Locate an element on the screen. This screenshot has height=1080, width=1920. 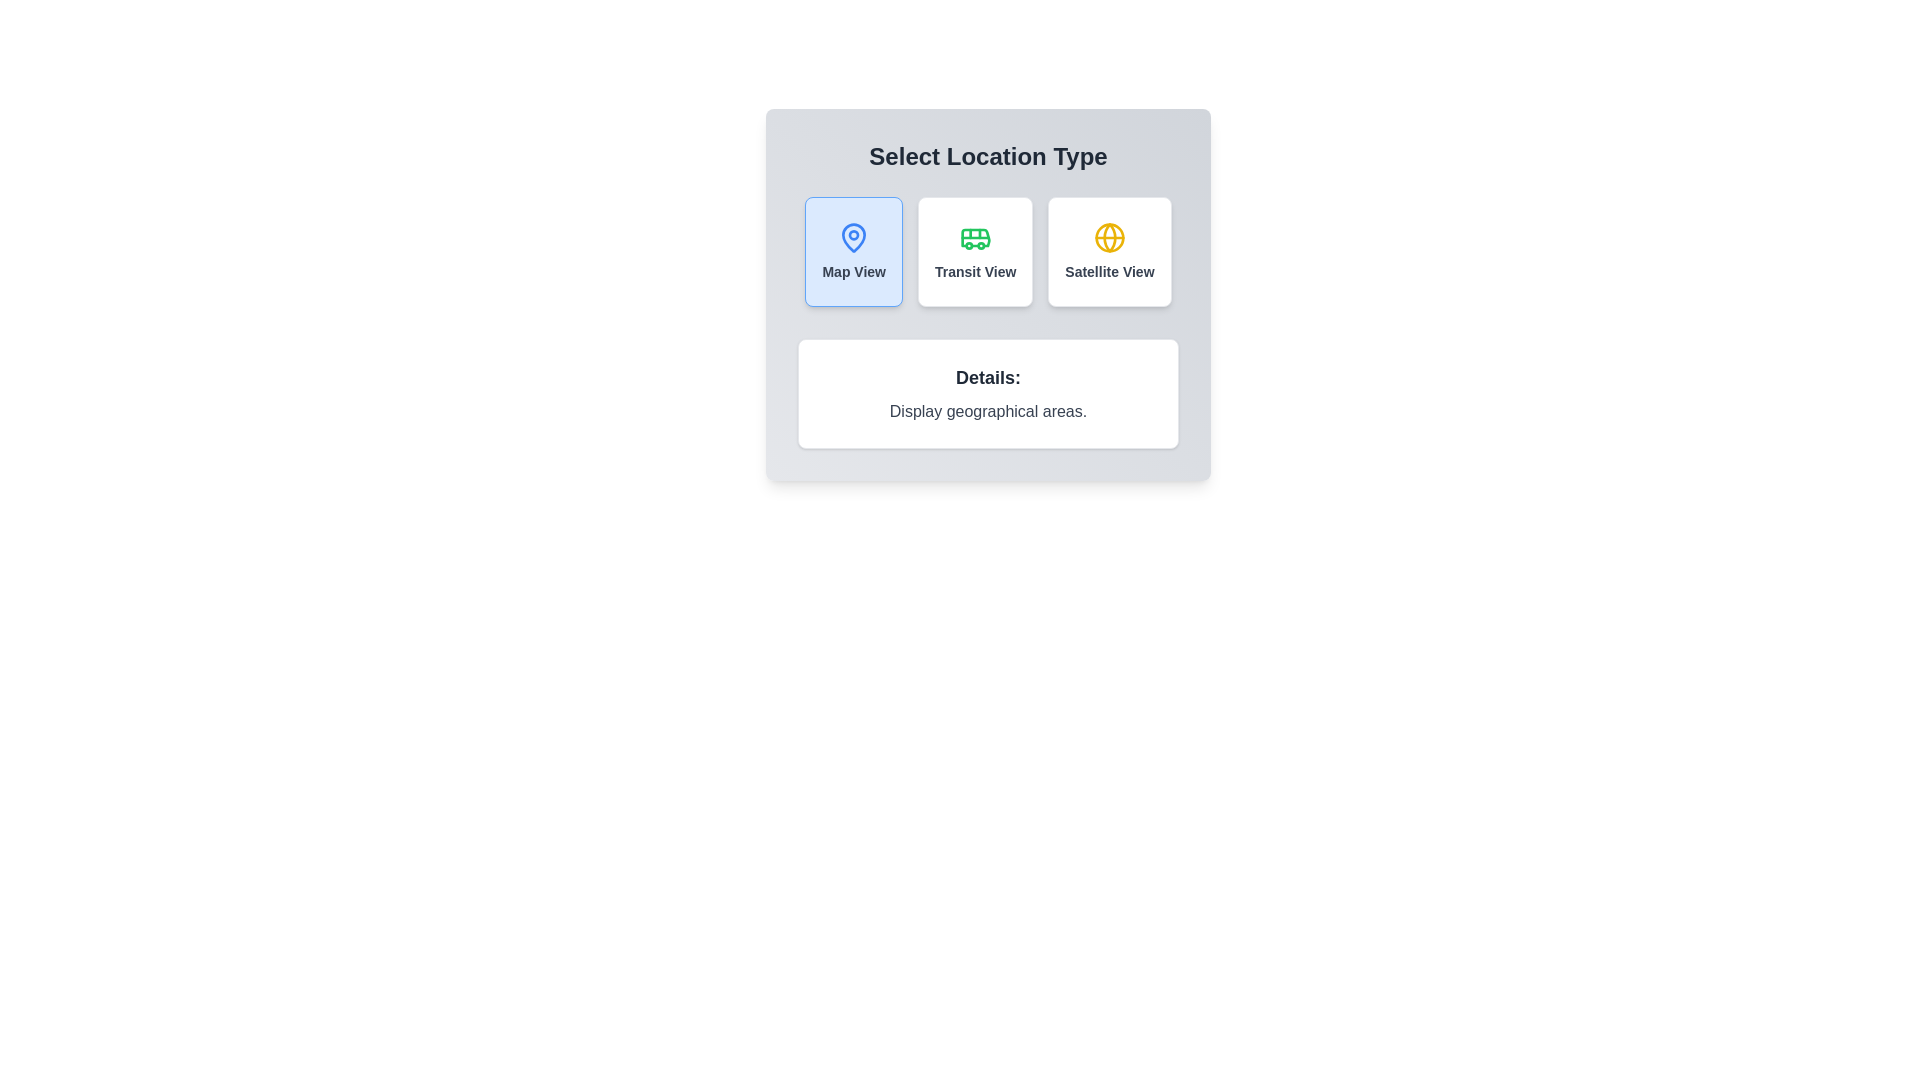
the blue map pin icon located in the 'Map View' section under 'Select Location Type' is located at coordinates (854, 235).